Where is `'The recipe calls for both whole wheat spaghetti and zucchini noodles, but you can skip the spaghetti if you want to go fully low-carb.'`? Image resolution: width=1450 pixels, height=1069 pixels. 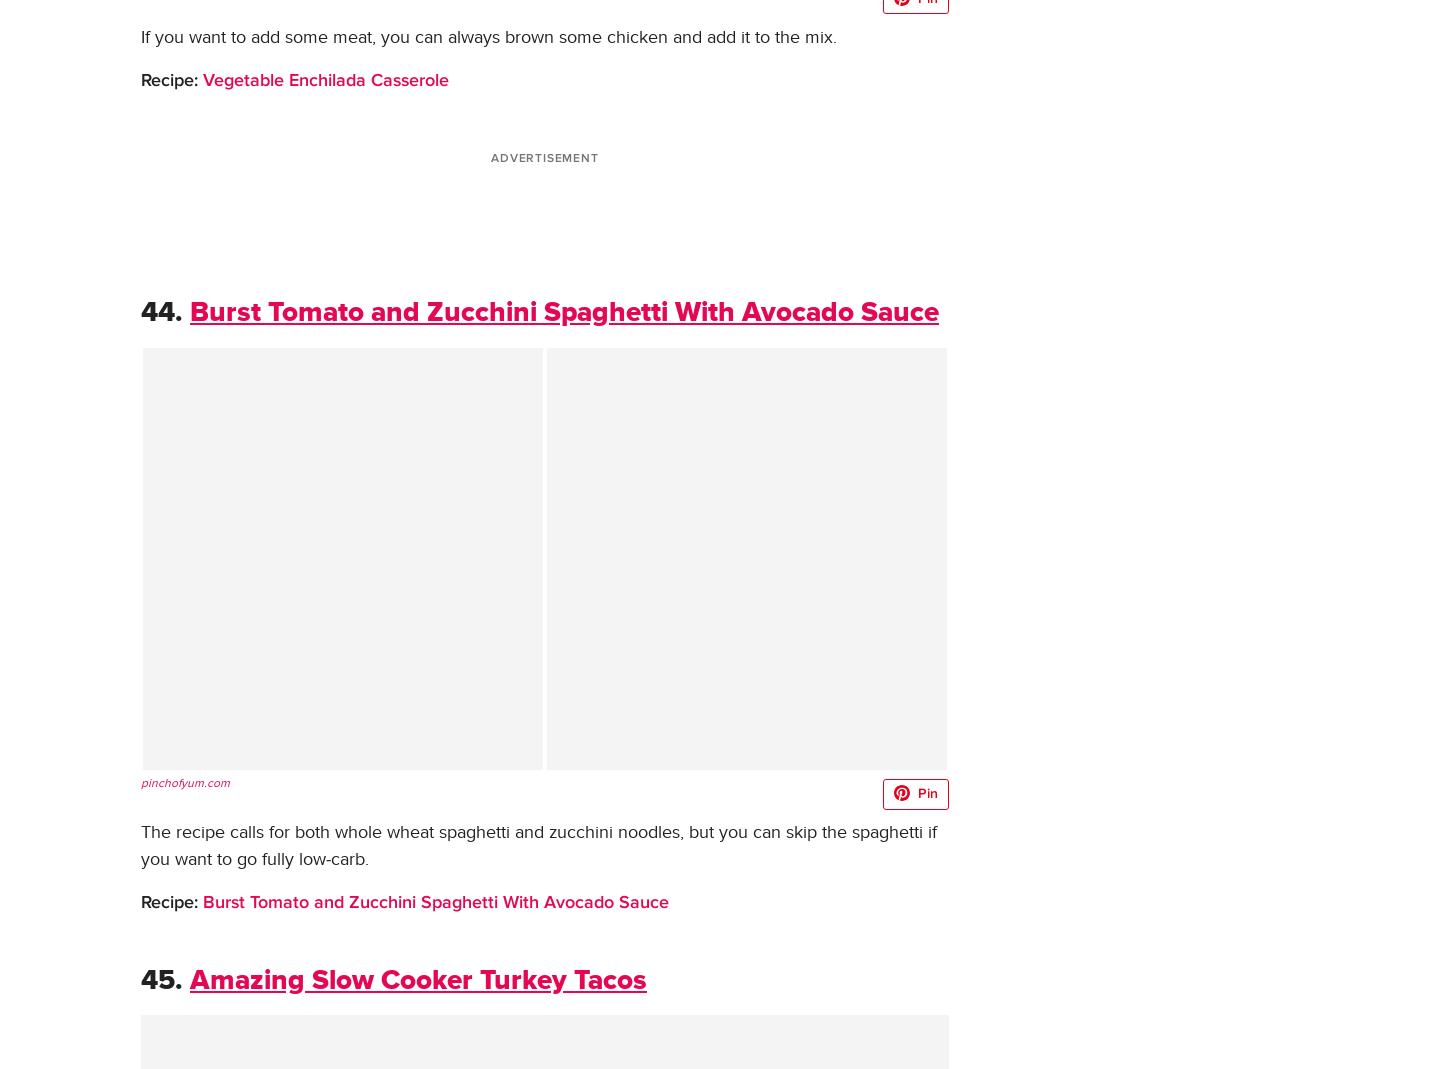
'The recipe calls for both whole wheat spaghetti and zucchini noodles, but you can skip the spaghetti if you want to go fully low-carb.' is located at coordinates (538, 846).